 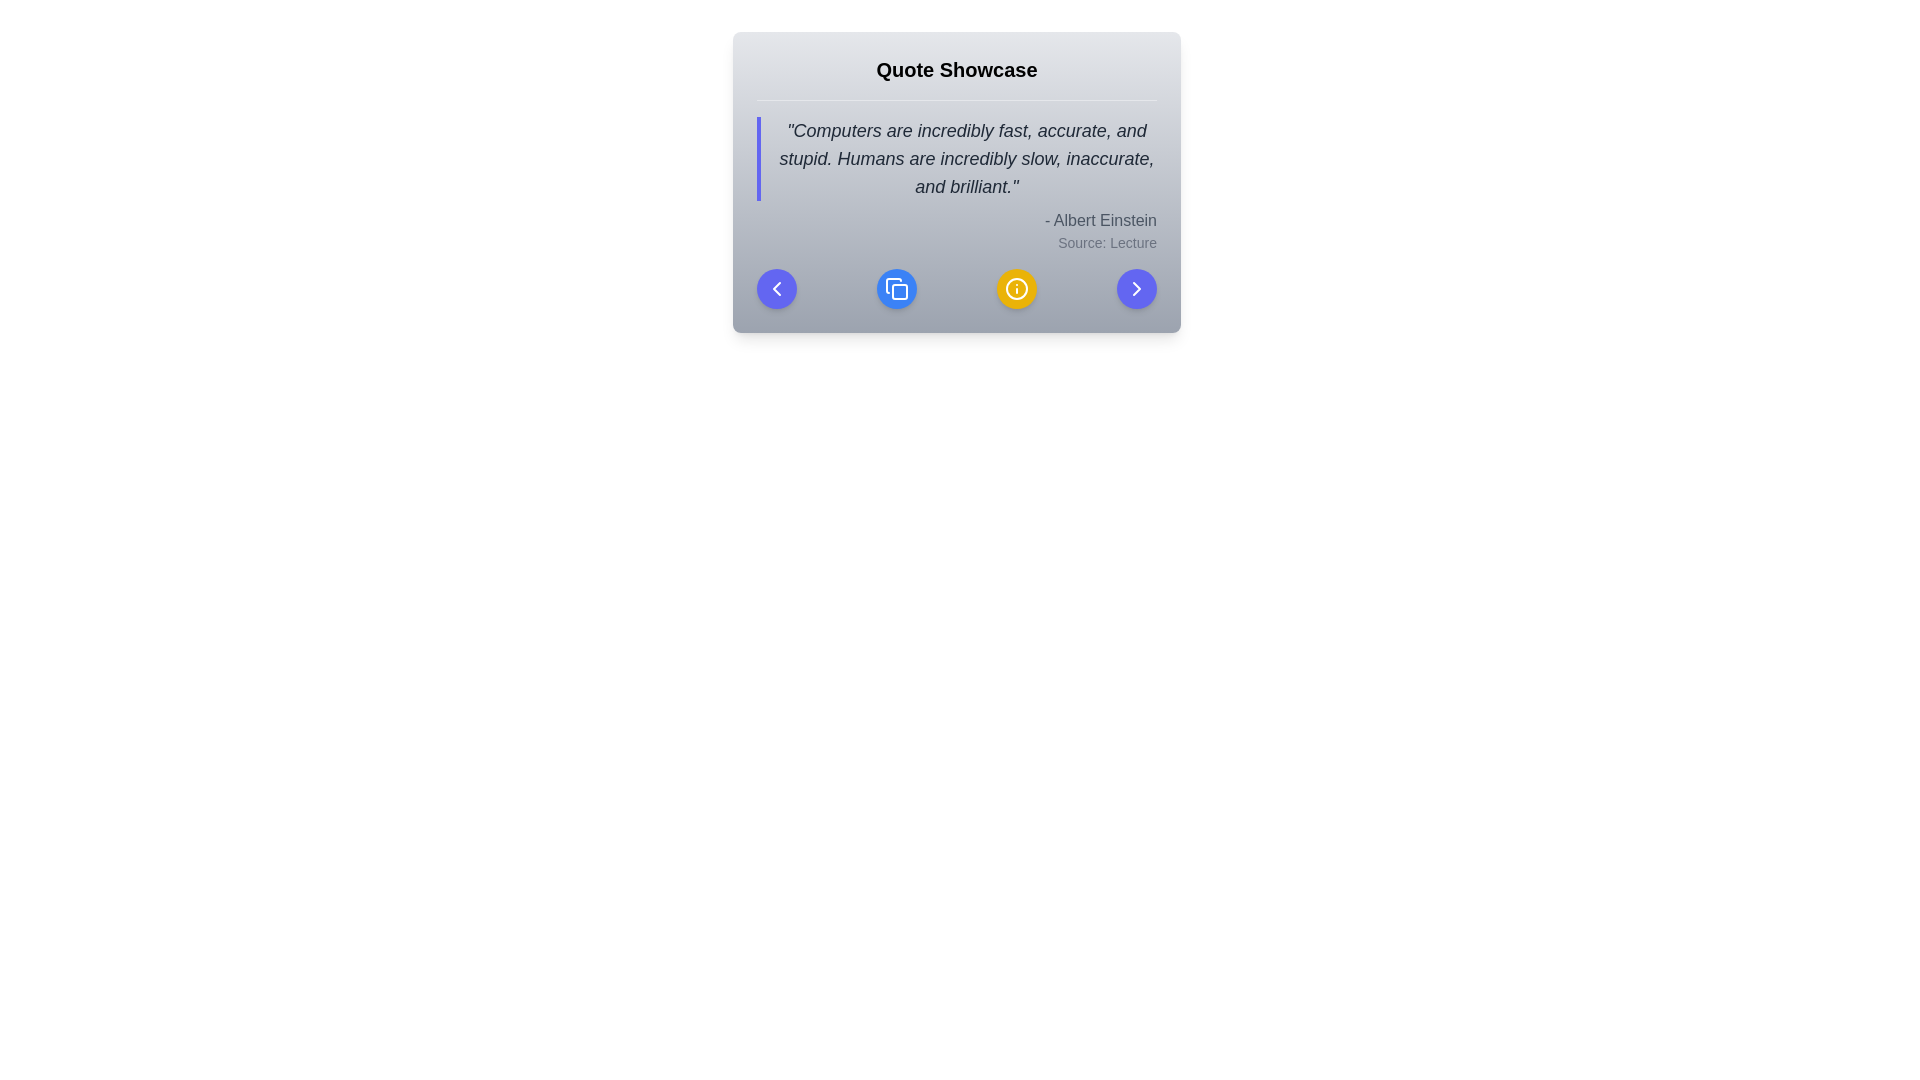 What do you see at coordinates (1017, 289) in the screenshot?
I see `the circular icon button with a yellow background and white outline, which contains an information symbol` at bounding box center [1017, 289].